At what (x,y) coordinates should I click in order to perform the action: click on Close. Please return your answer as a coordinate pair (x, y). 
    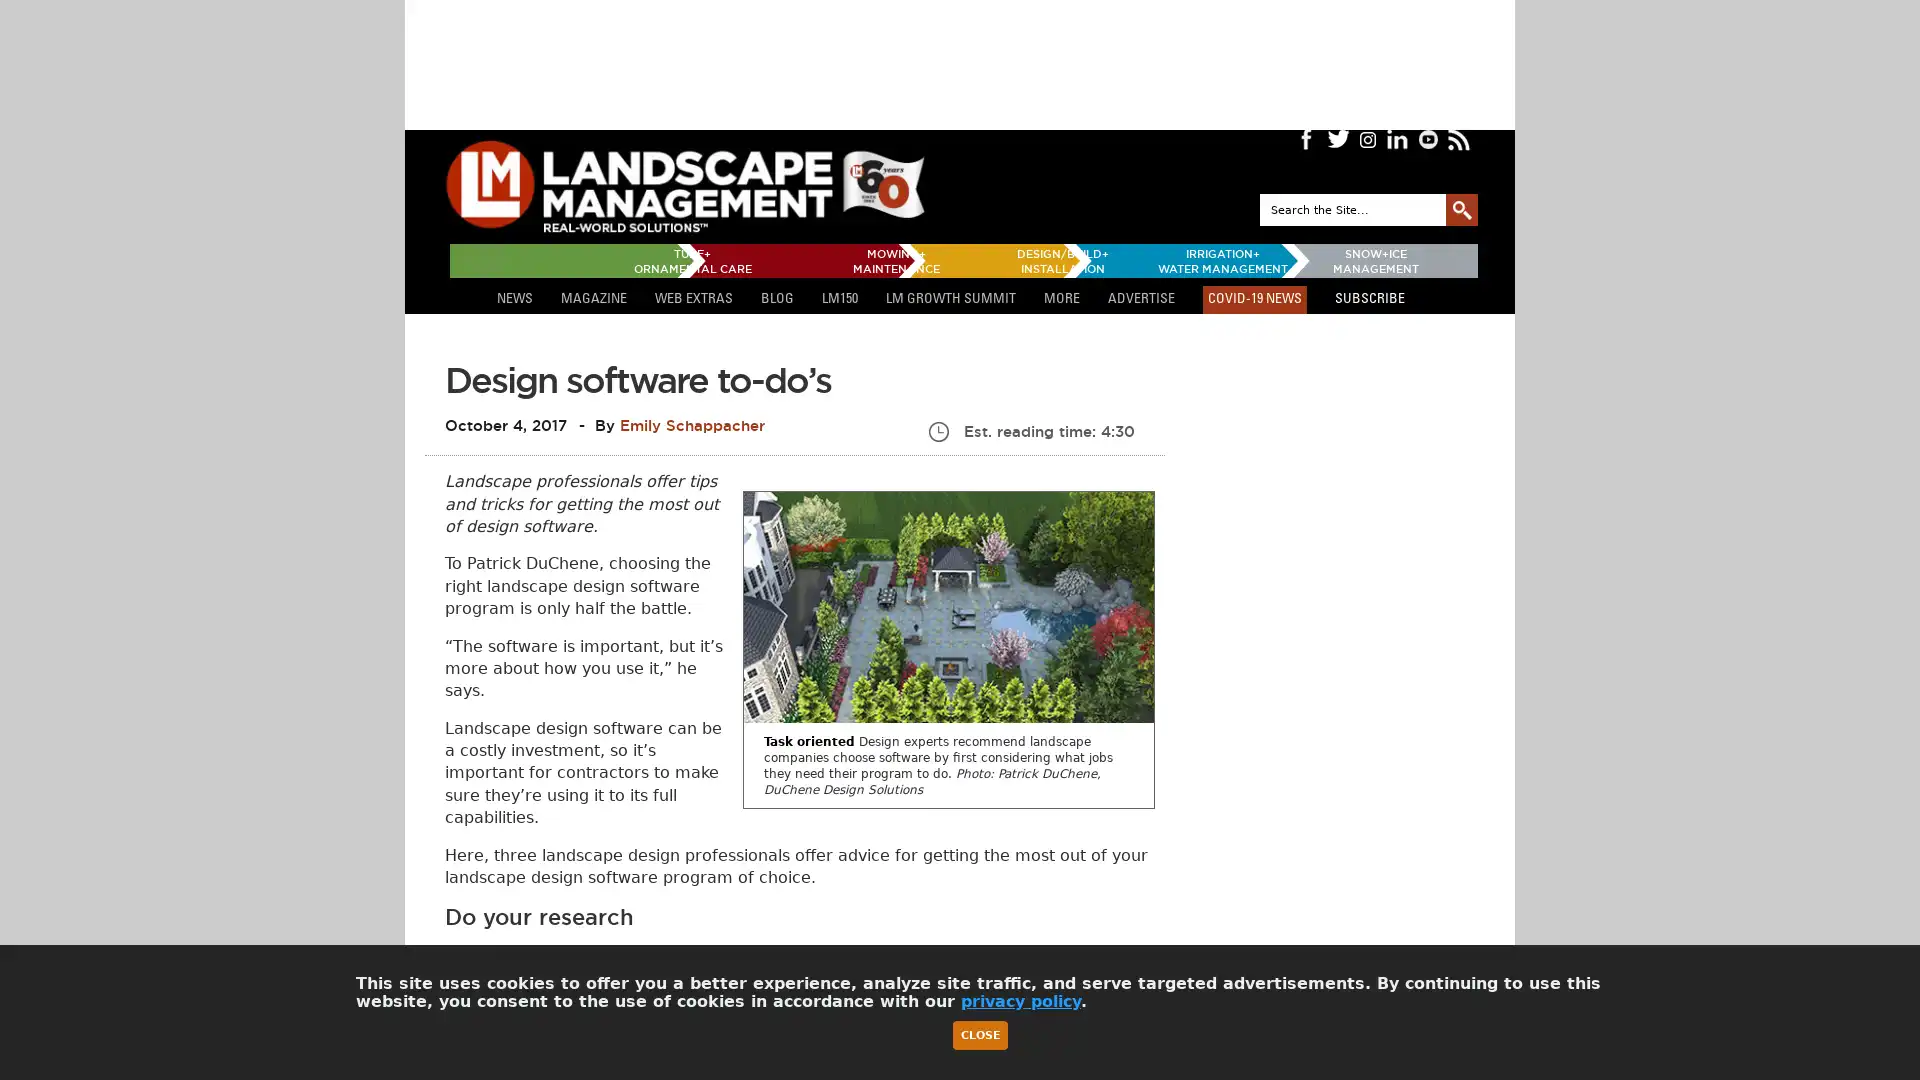
    Looking at the image, I should click on (979, 1035).